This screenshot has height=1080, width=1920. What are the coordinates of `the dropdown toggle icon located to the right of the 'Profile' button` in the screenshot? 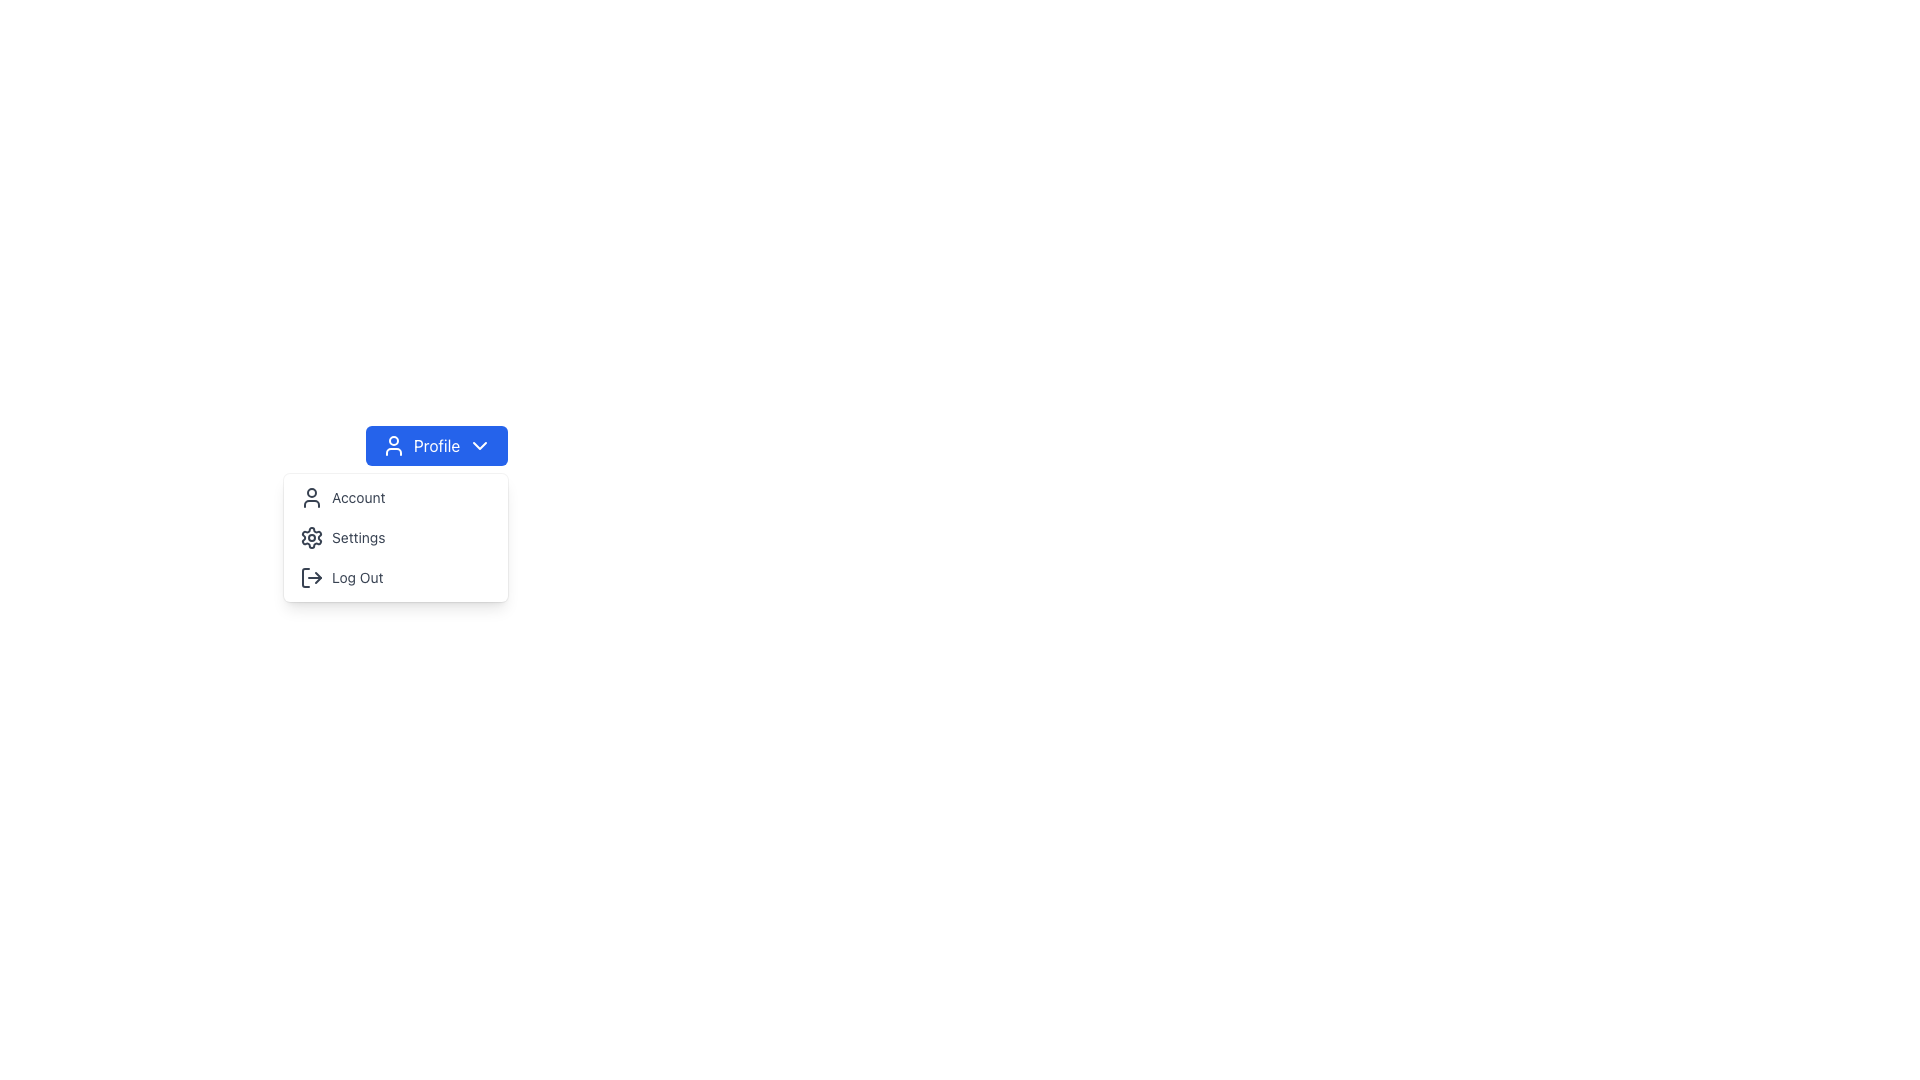 It's located at (480, 445).